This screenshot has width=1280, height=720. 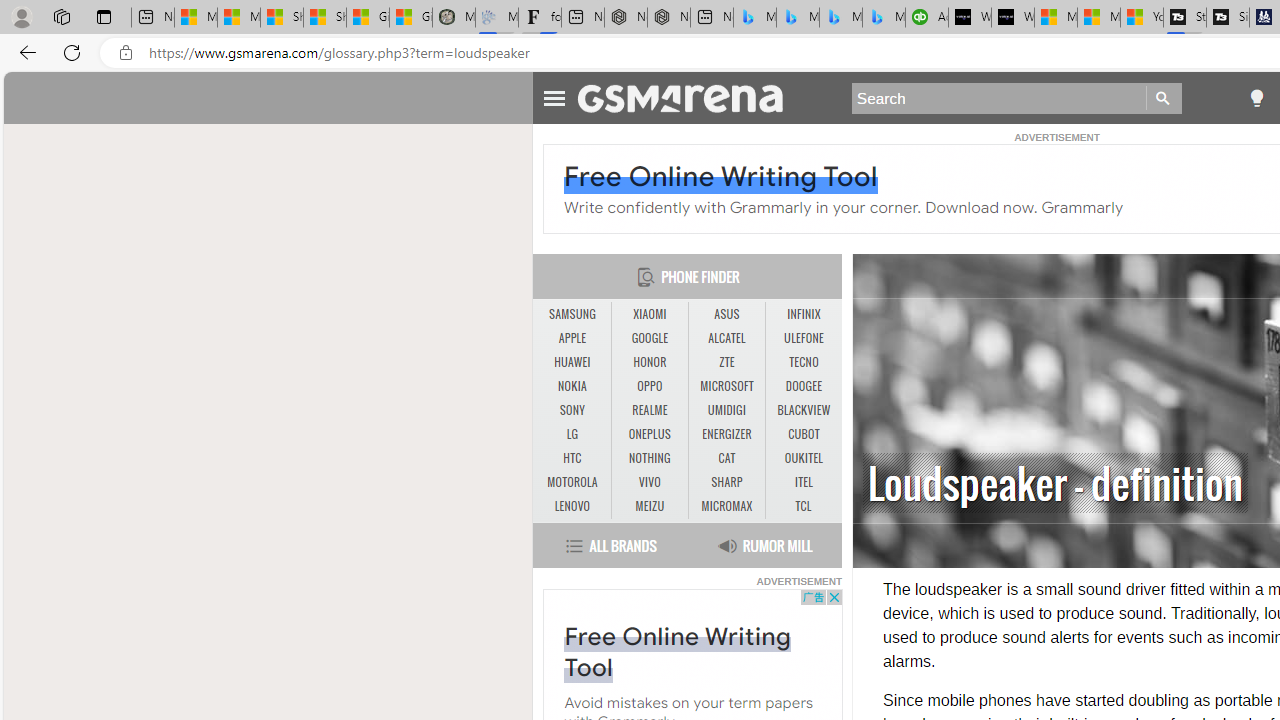 I want to click on 'NOKIA', so click(x=571, y=387).